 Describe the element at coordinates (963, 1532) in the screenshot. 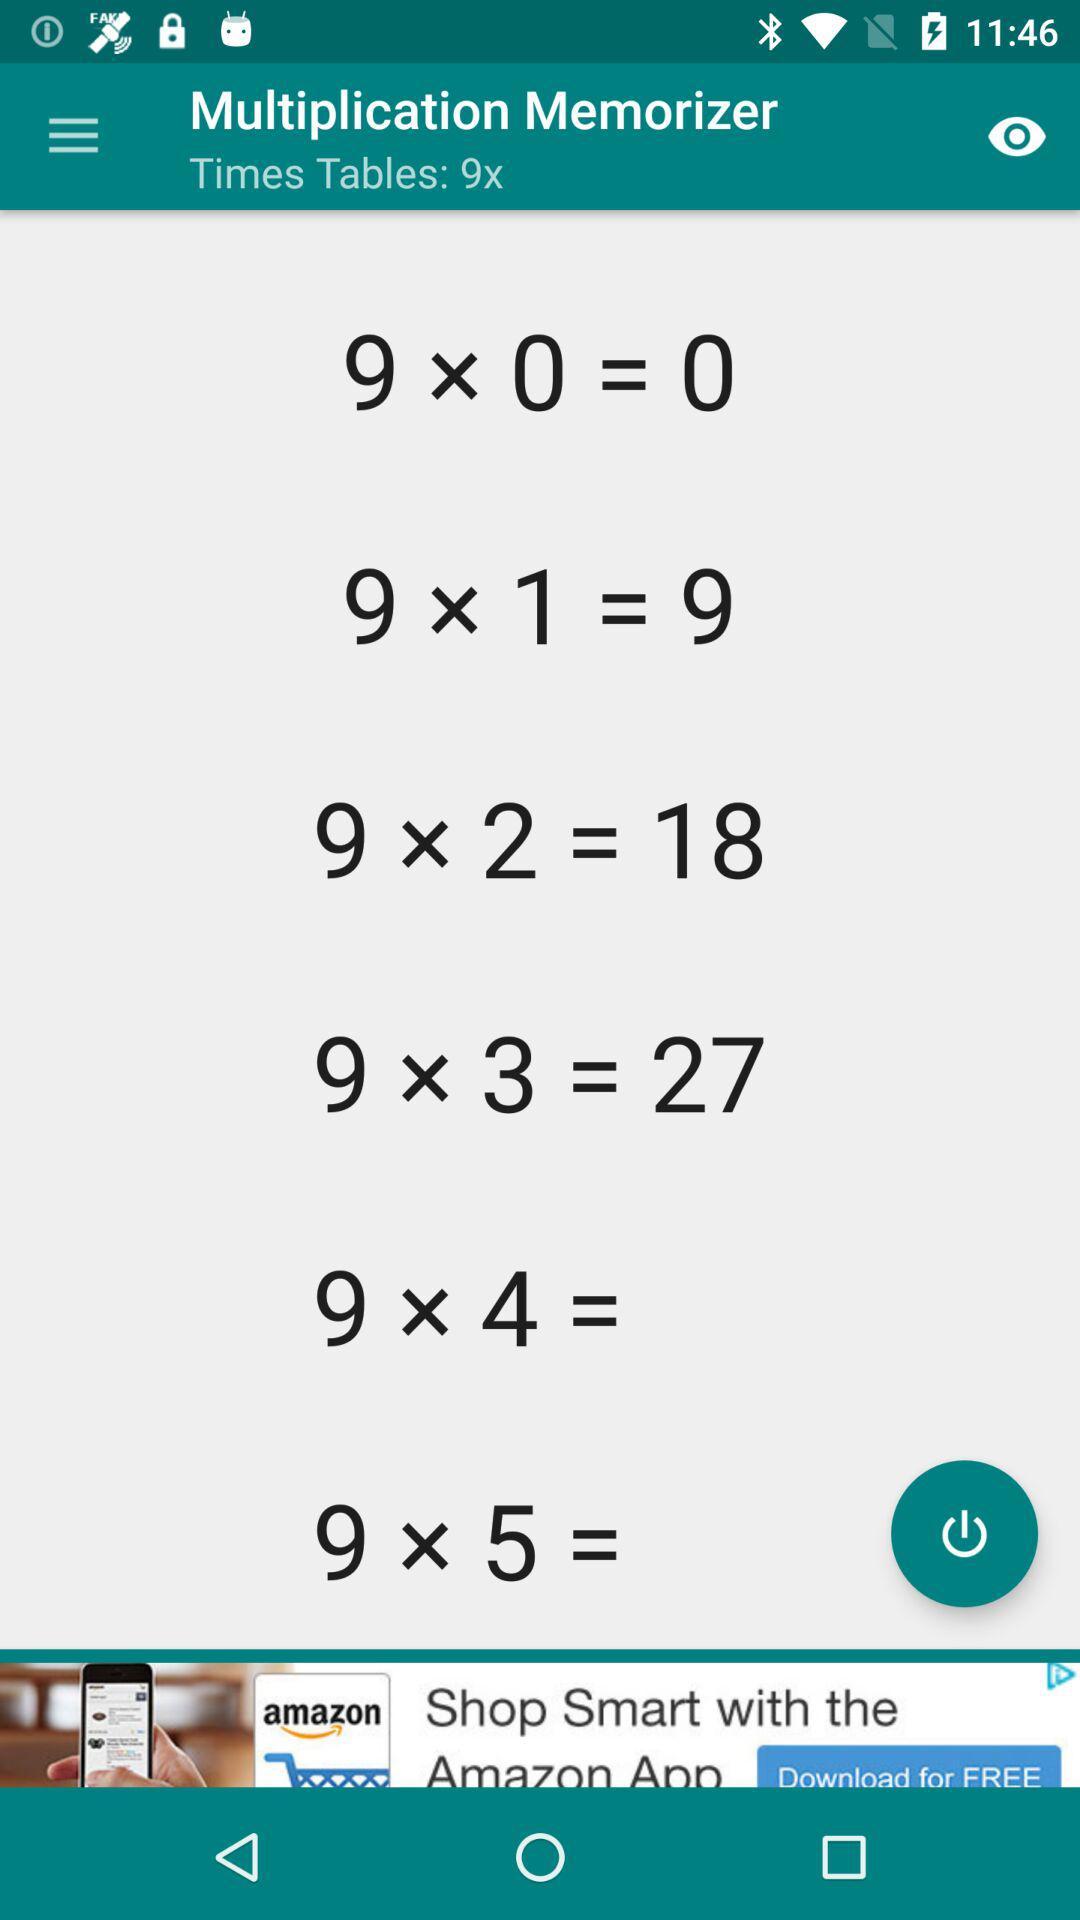

I see `the power icon` at that location.